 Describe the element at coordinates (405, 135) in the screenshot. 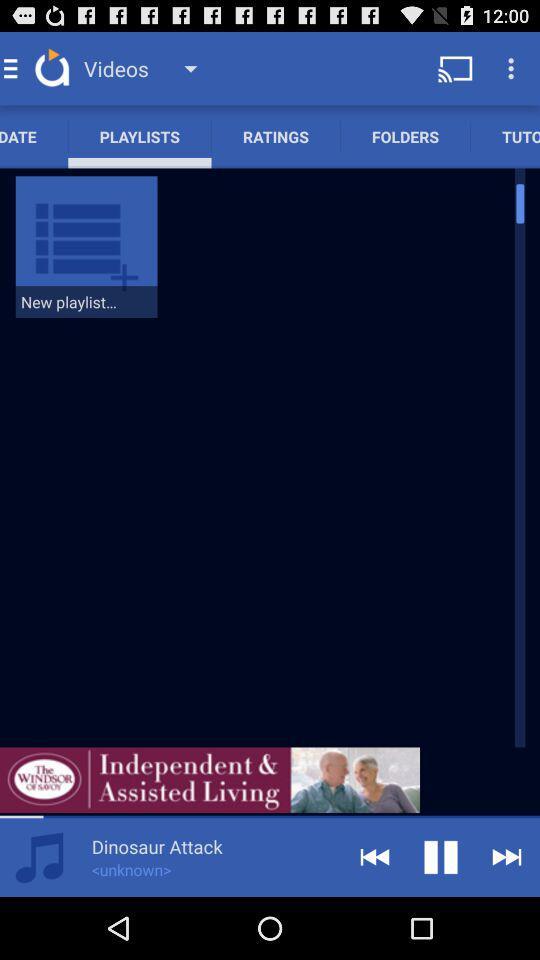

I see `folders` at that location.